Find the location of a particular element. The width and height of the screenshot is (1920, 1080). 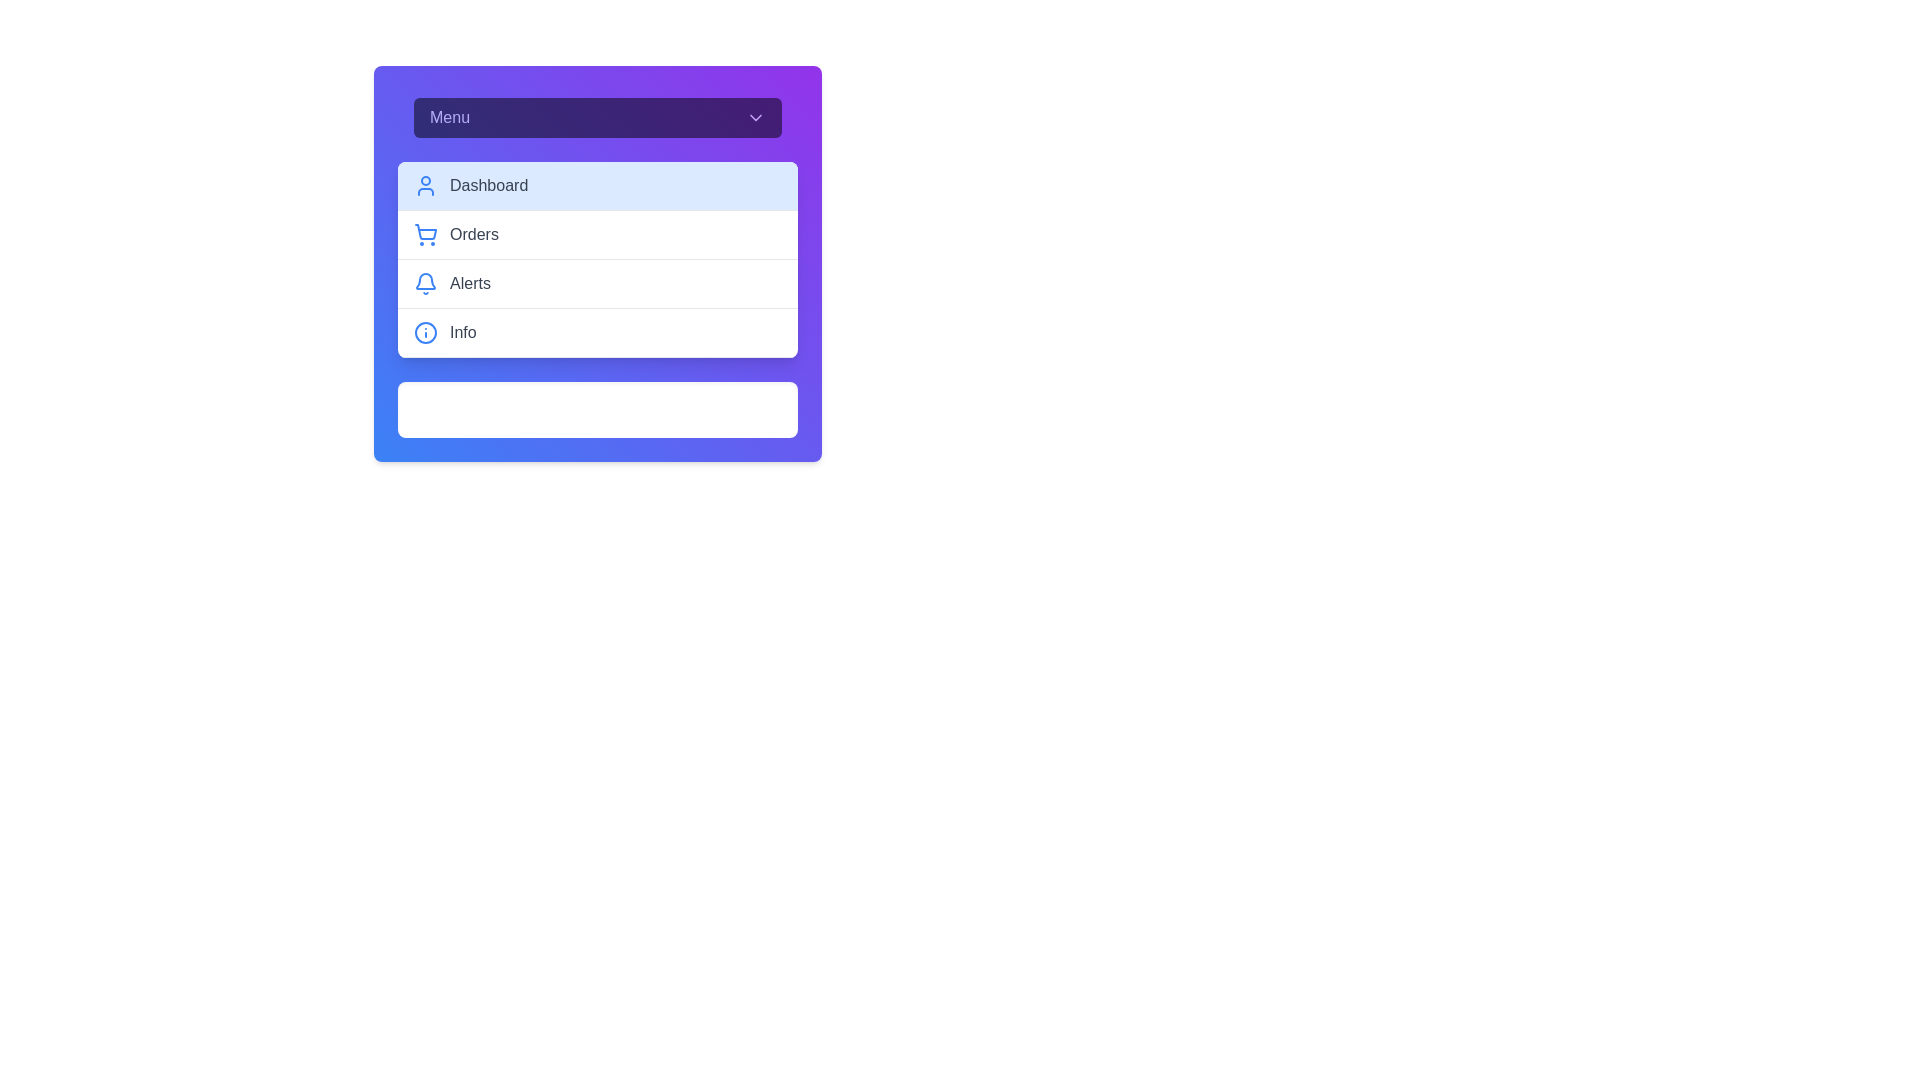

the shopping cart icon located at the leftmost part of the 'Orders' menu item in the vertical menu structure is located at coordinates (425, 234).